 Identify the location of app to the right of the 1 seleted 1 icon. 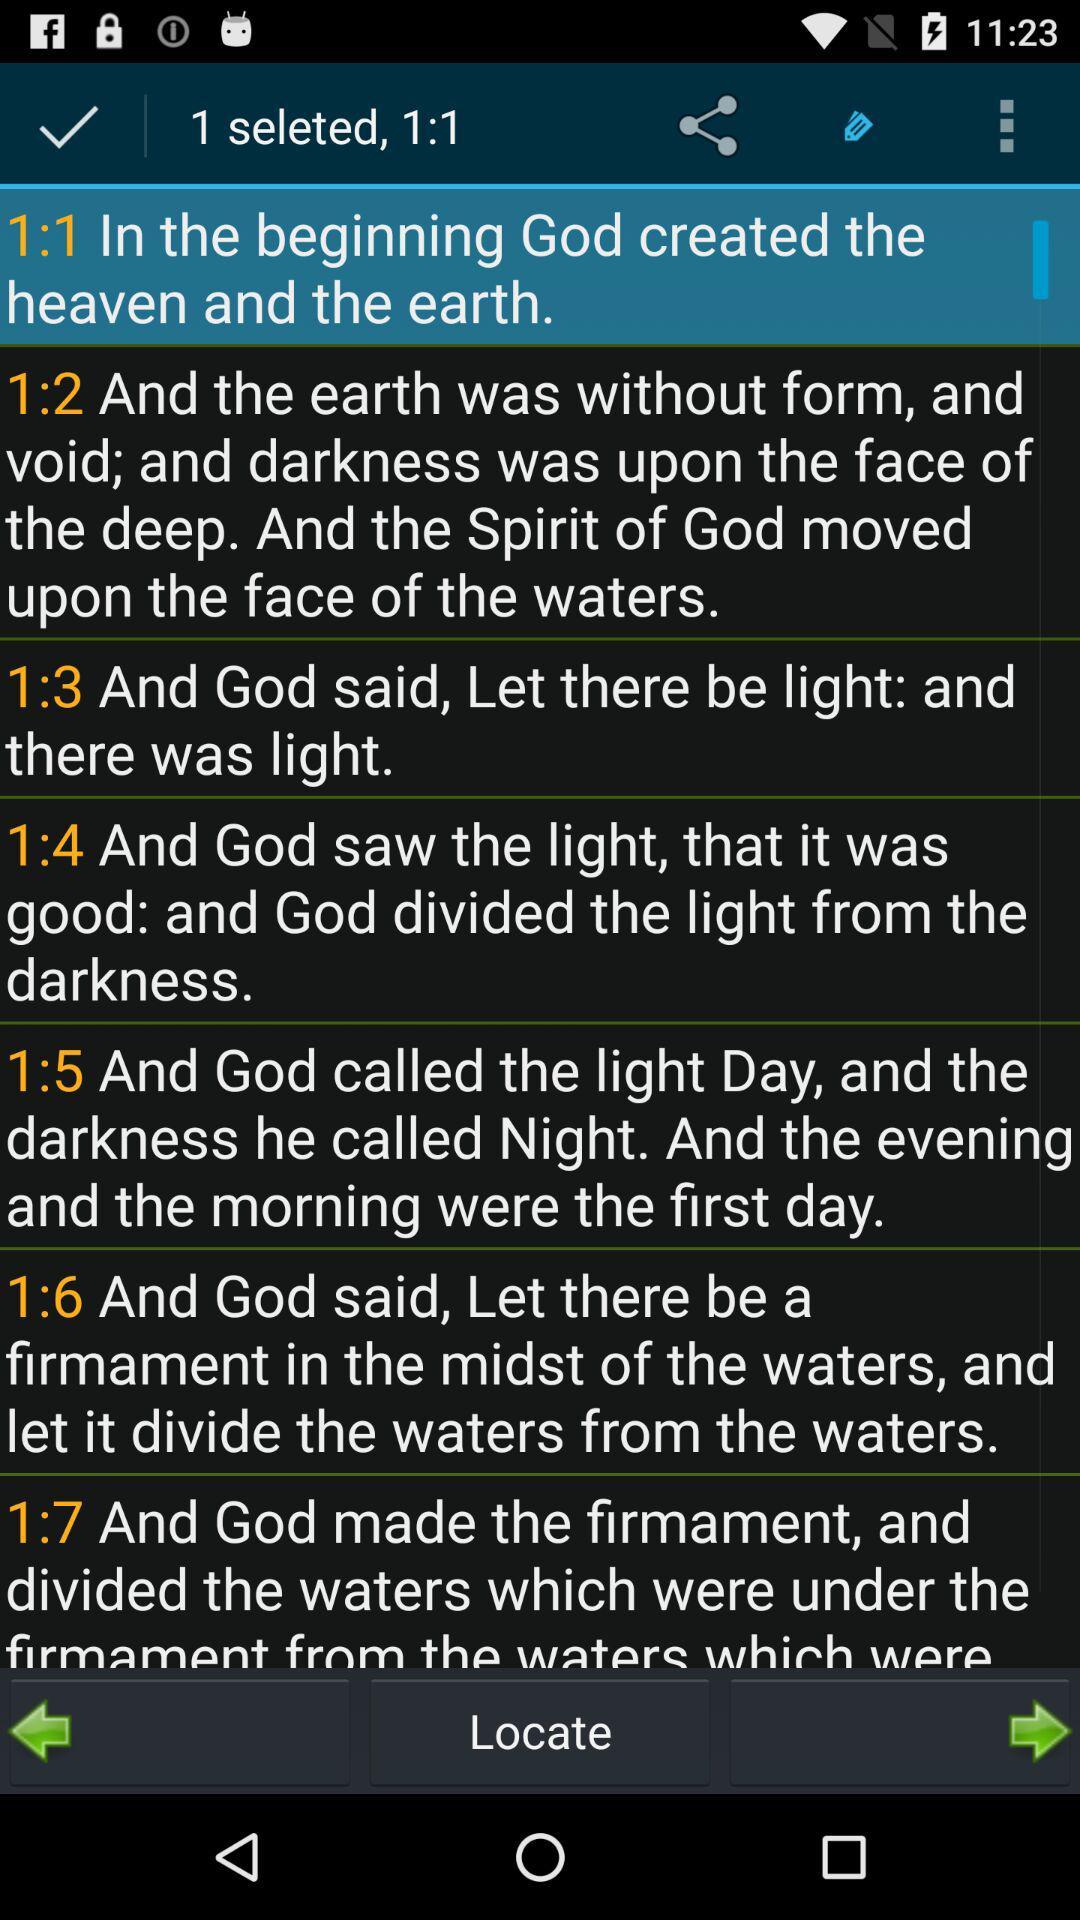
(711, 124).